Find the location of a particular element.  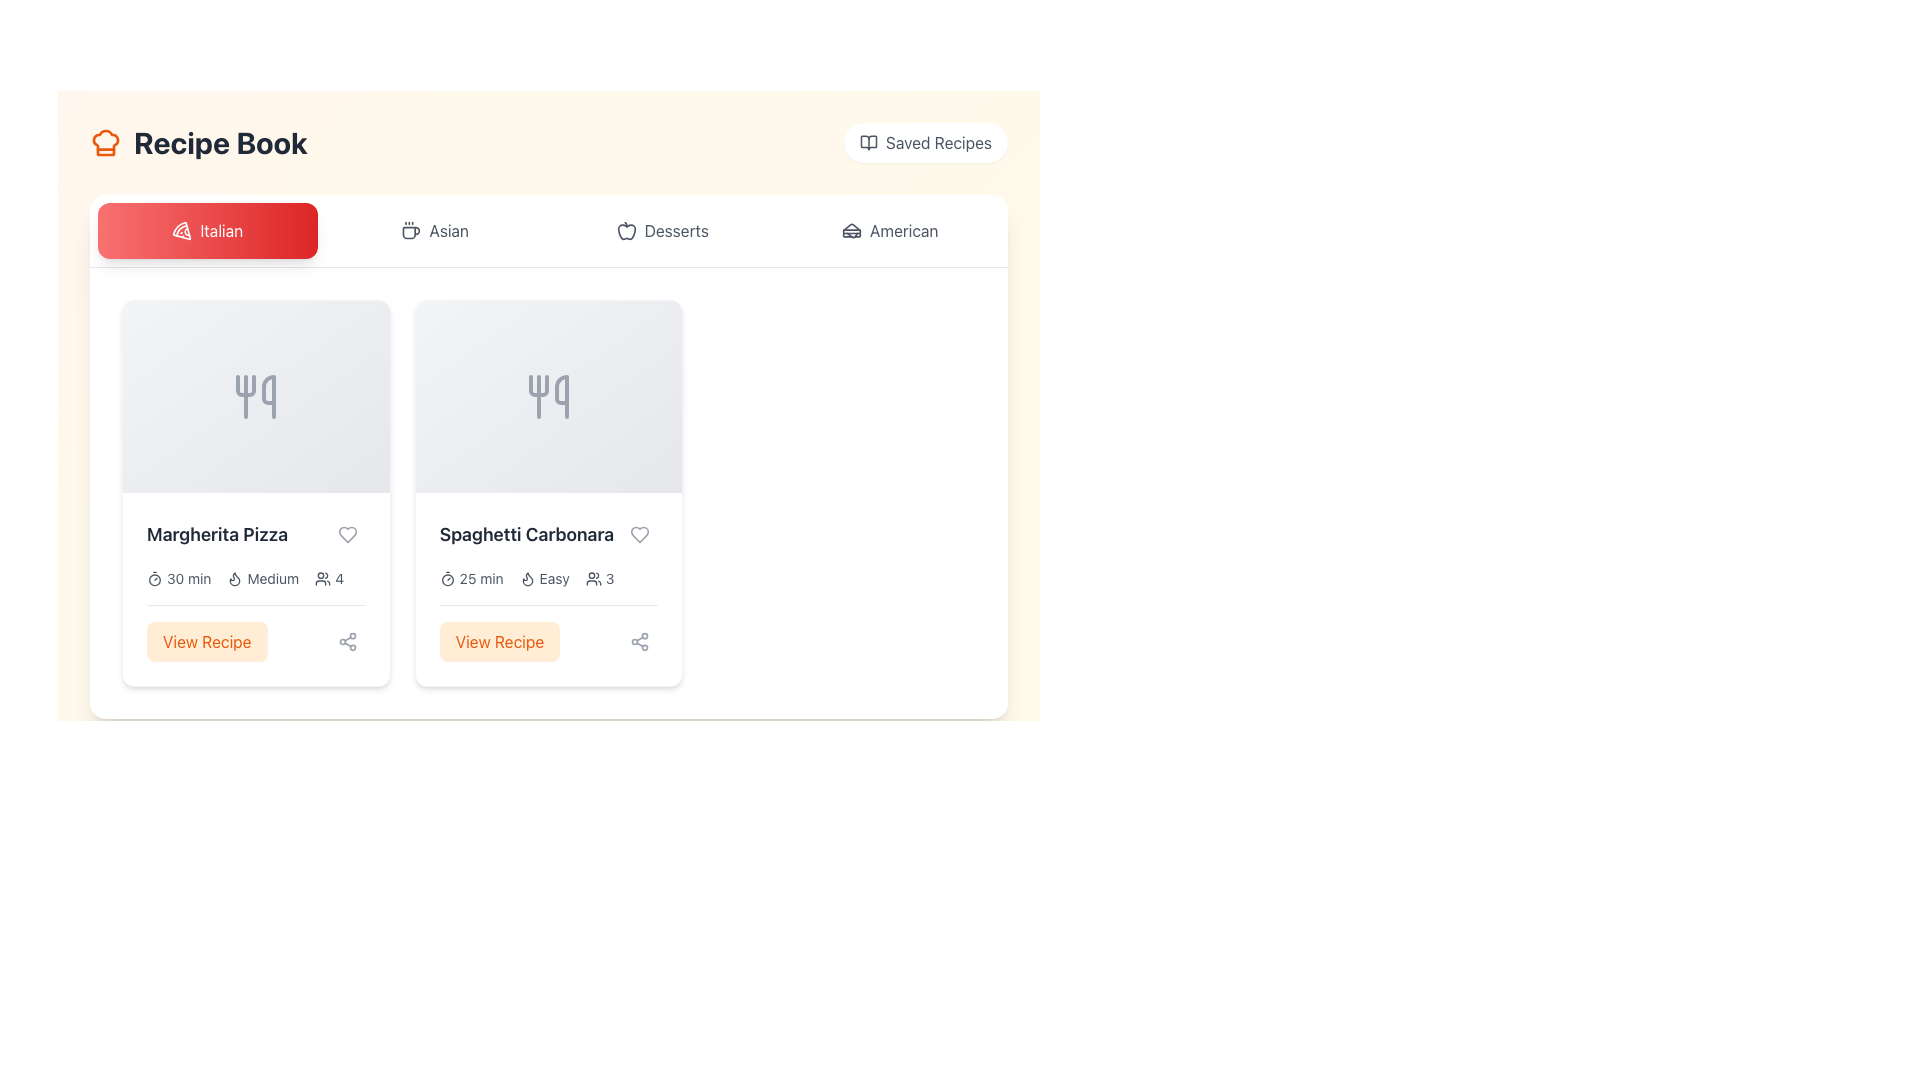

the share icon button located at the bottom-right corner of the second card to change its color is located at coordinates (640, 641).